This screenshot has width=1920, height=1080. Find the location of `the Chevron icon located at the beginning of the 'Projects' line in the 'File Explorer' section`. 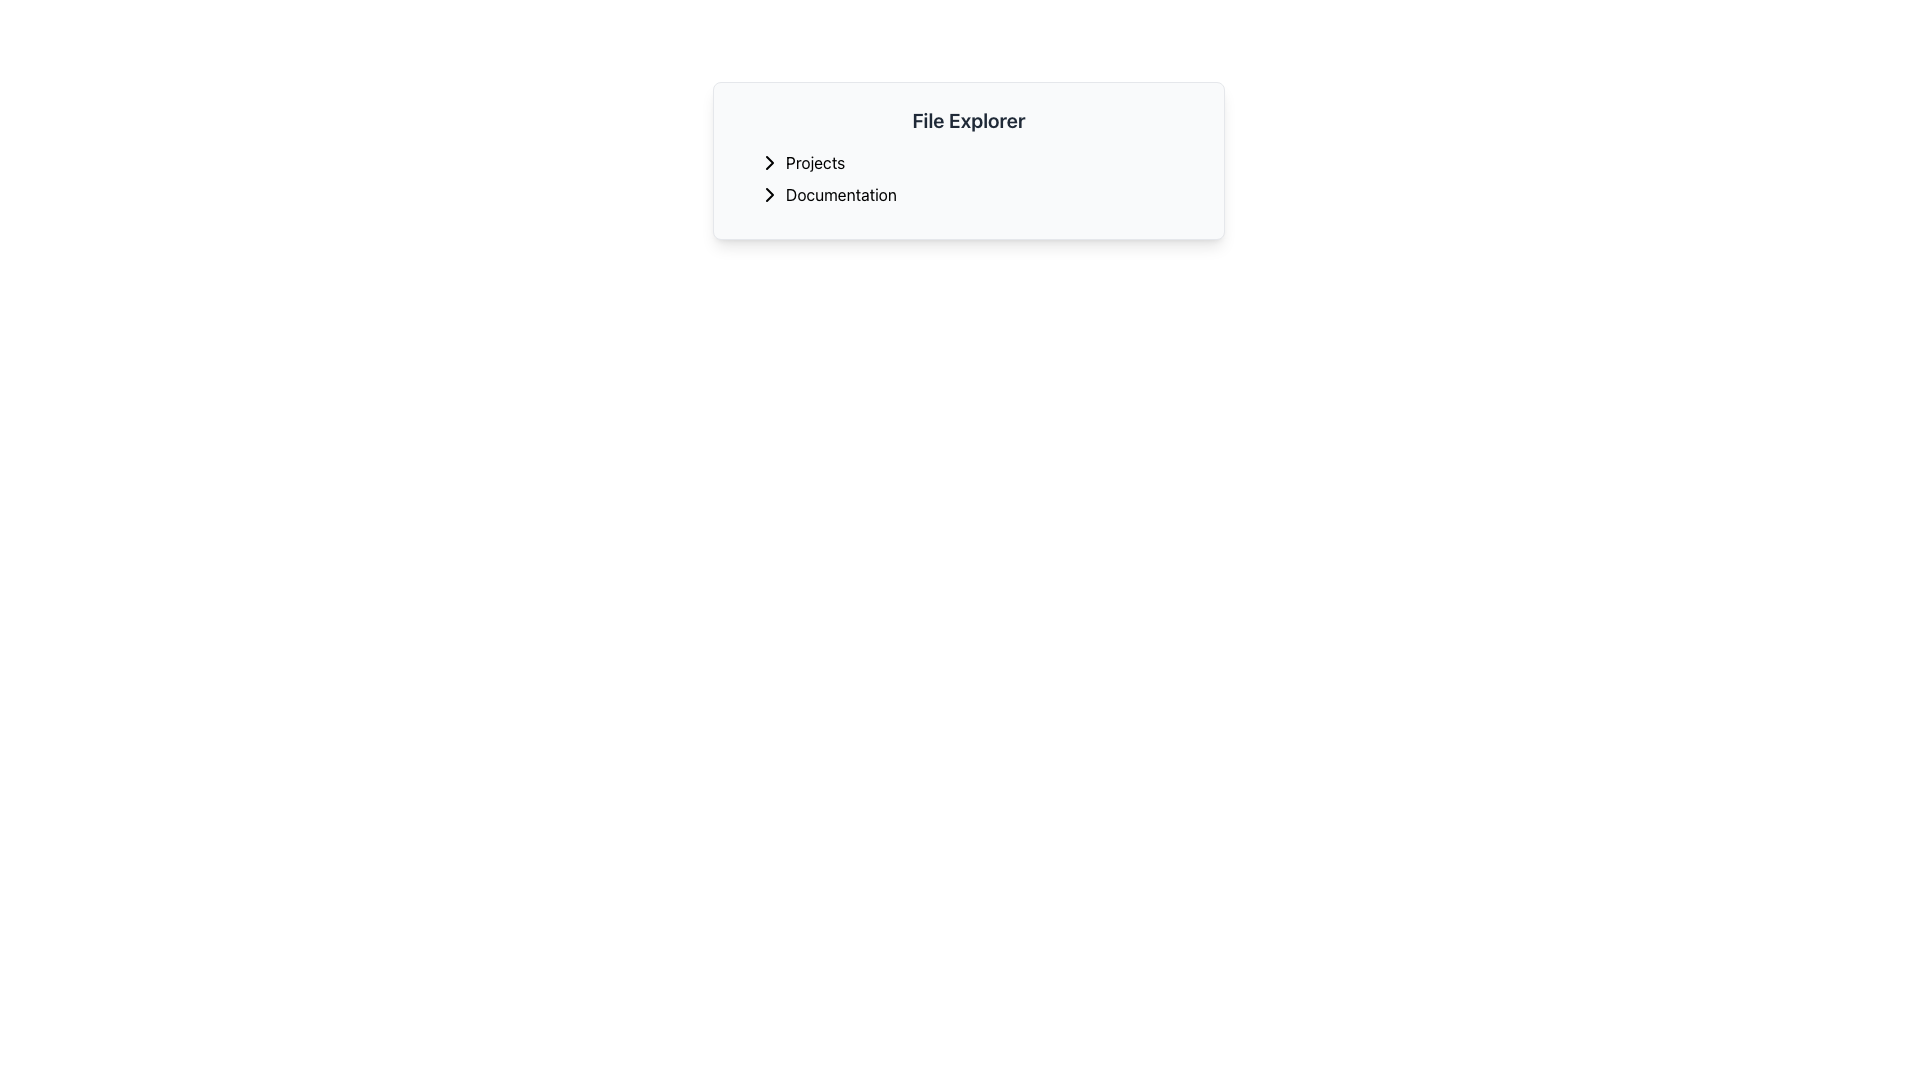

the Chevron icon located at the beginning of the 'Projects' line in the 'File Explorer' section is located at coordinates (768, 161).